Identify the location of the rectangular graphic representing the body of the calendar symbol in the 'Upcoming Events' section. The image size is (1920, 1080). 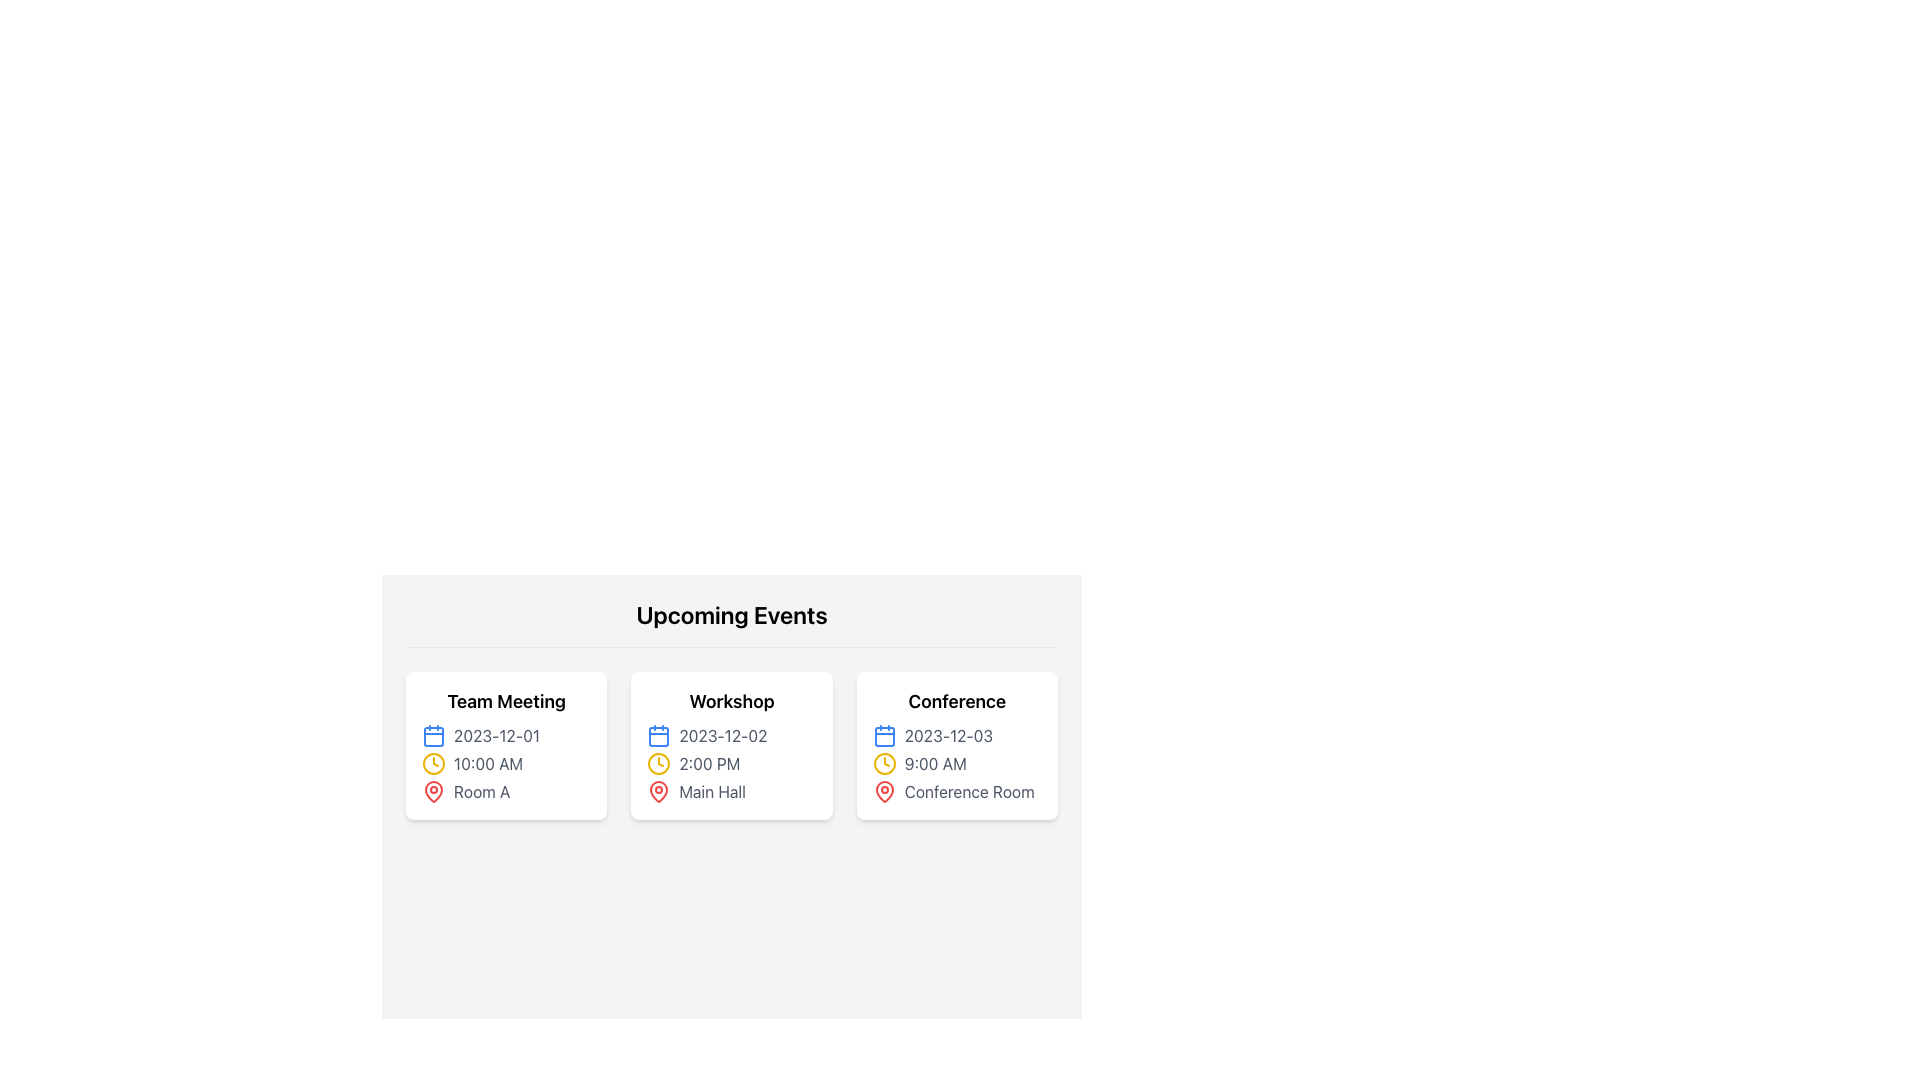
(432, 736).